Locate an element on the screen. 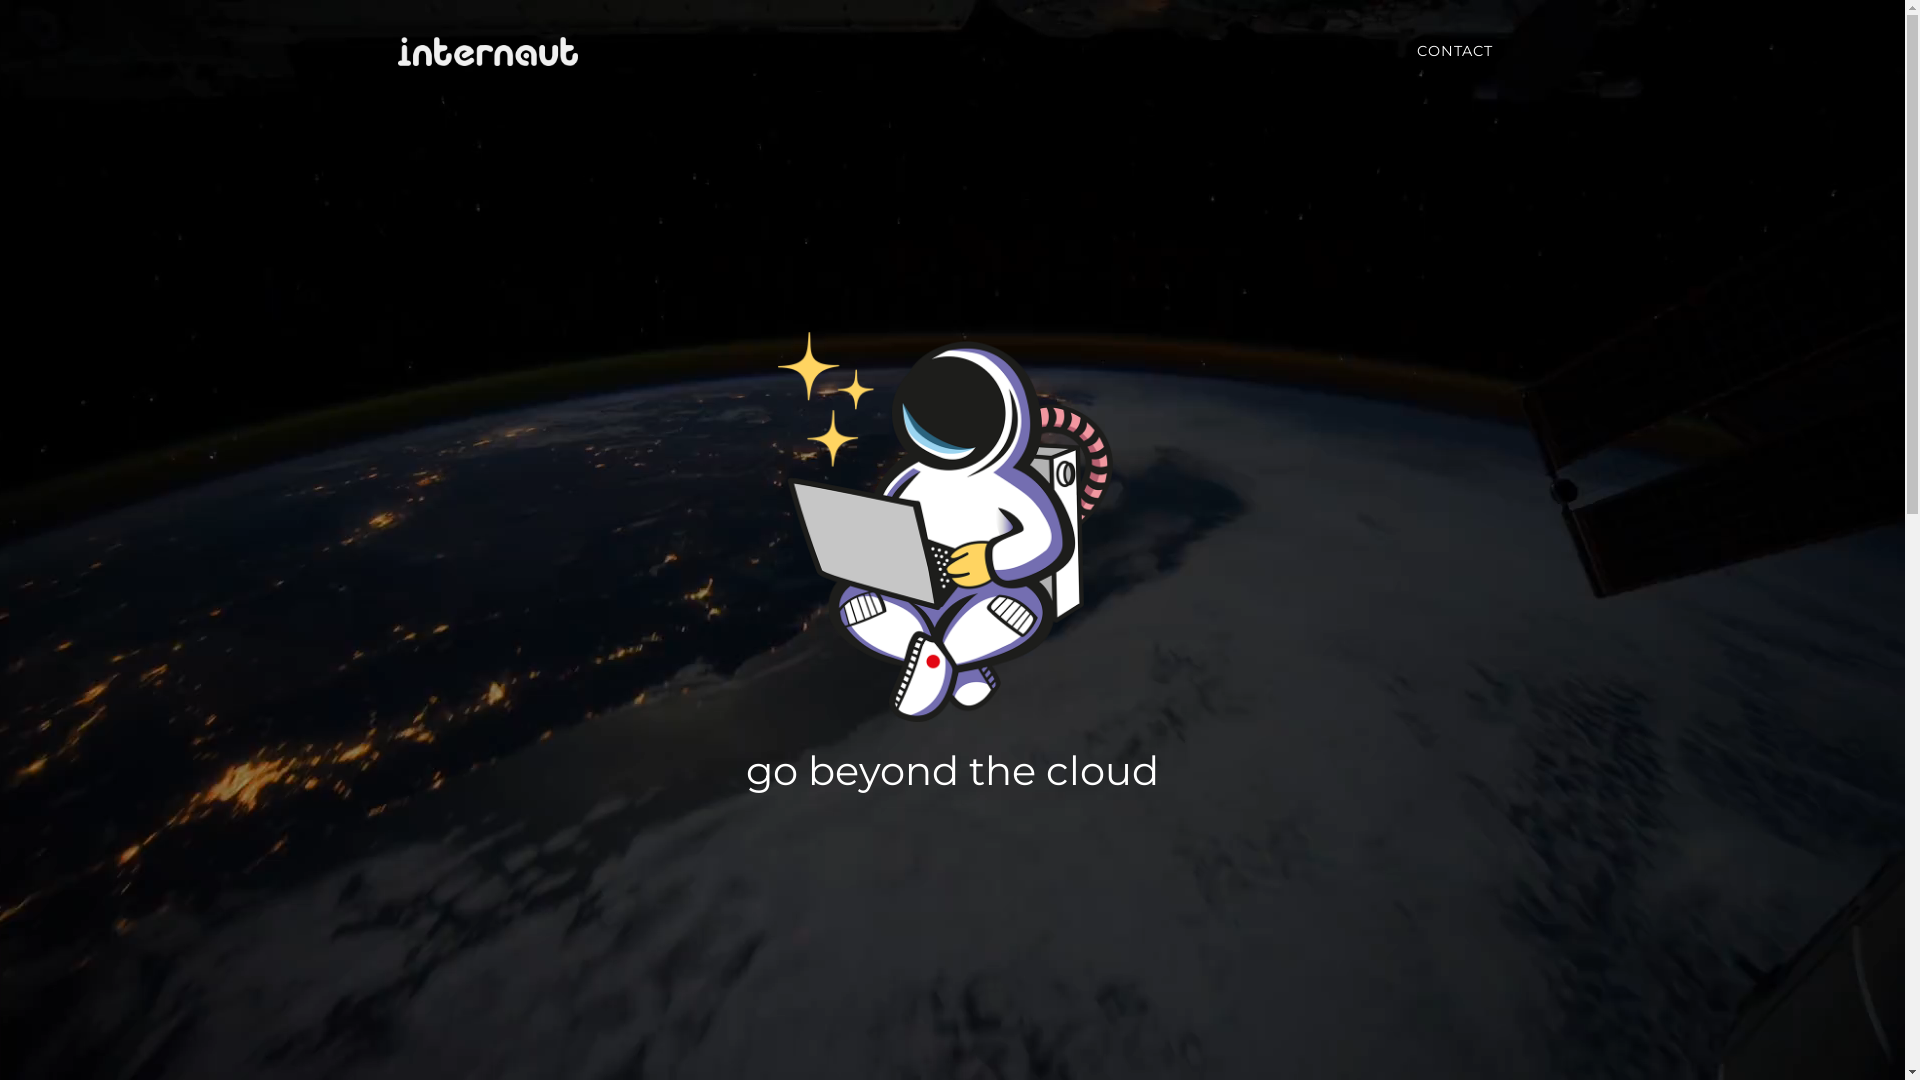 Image resolution: width=1920 pixels, height=1080 pixels. 'CONTACT' is located at coordinates (1455, 50).